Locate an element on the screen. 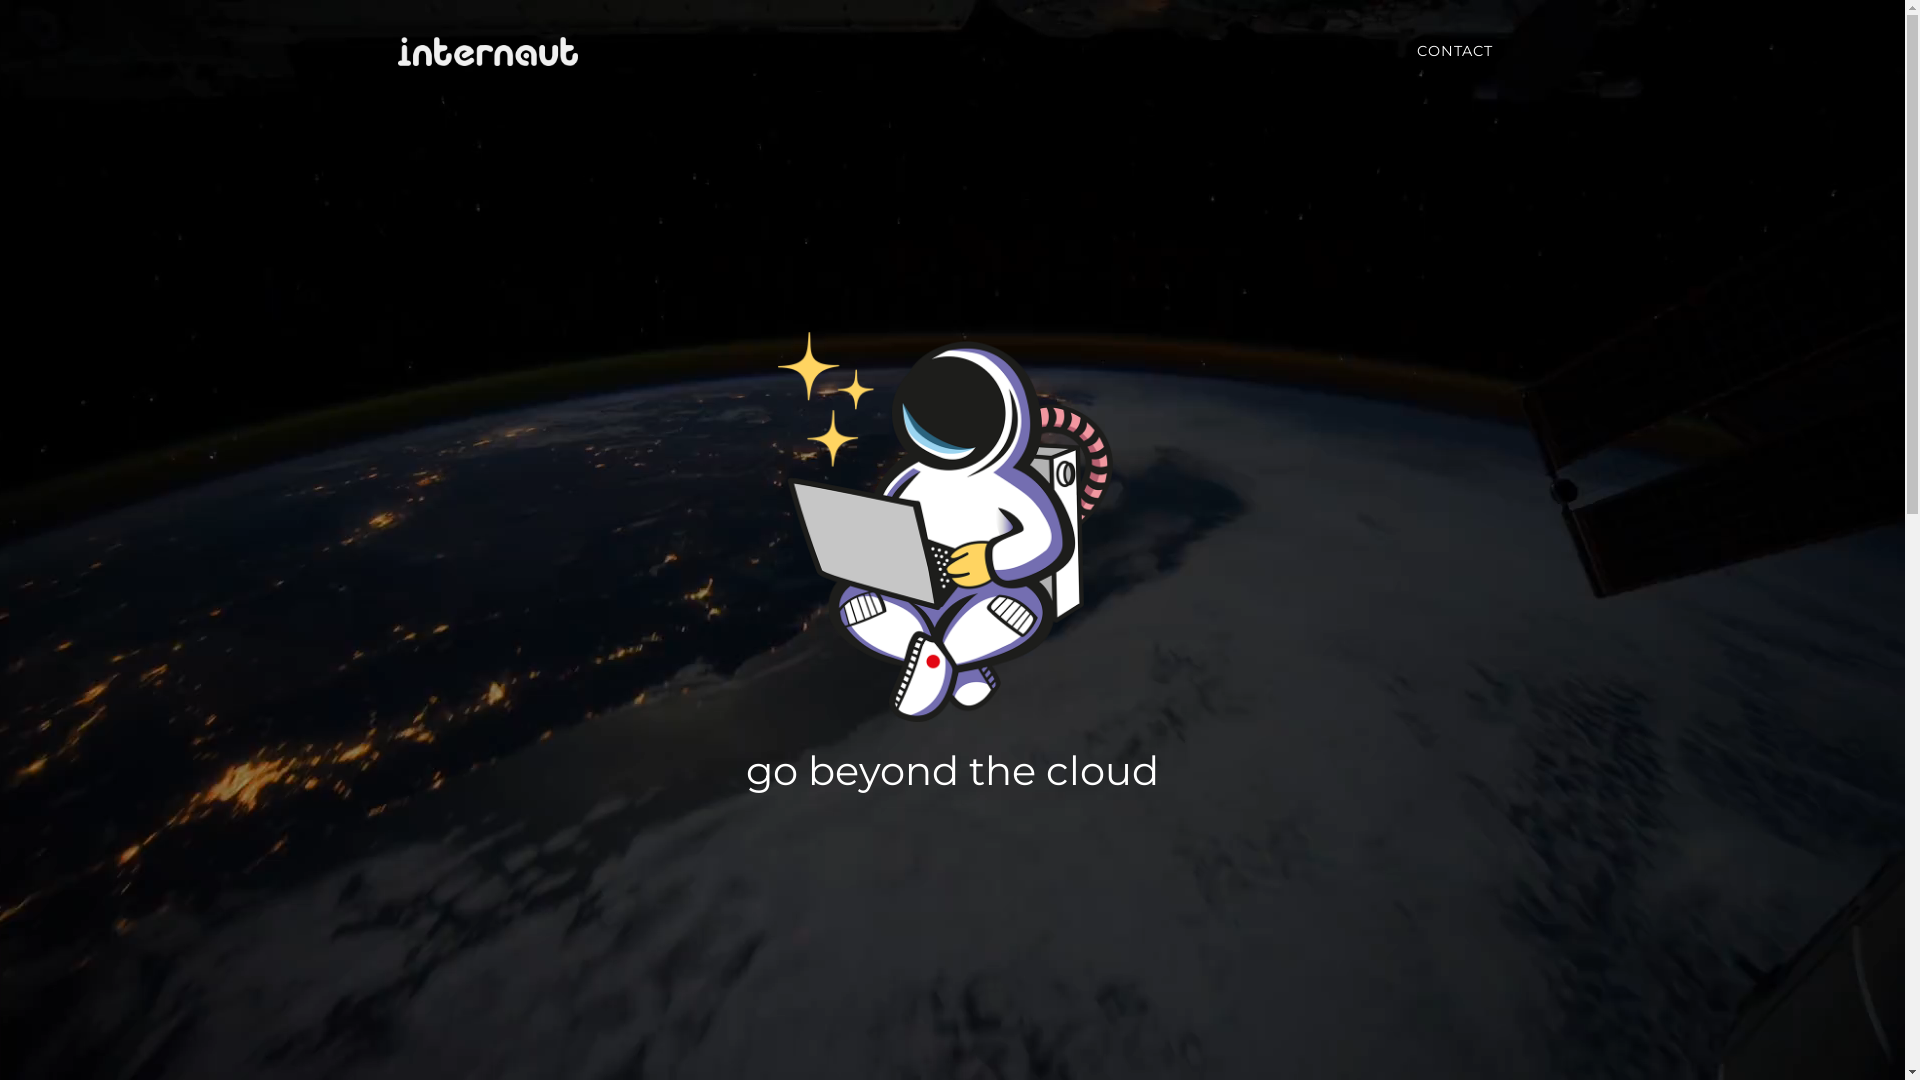 Image resolution: width=1920 pixels, height=1080 pixels. 'CONTACT' is located at coordinates (1455, 50).